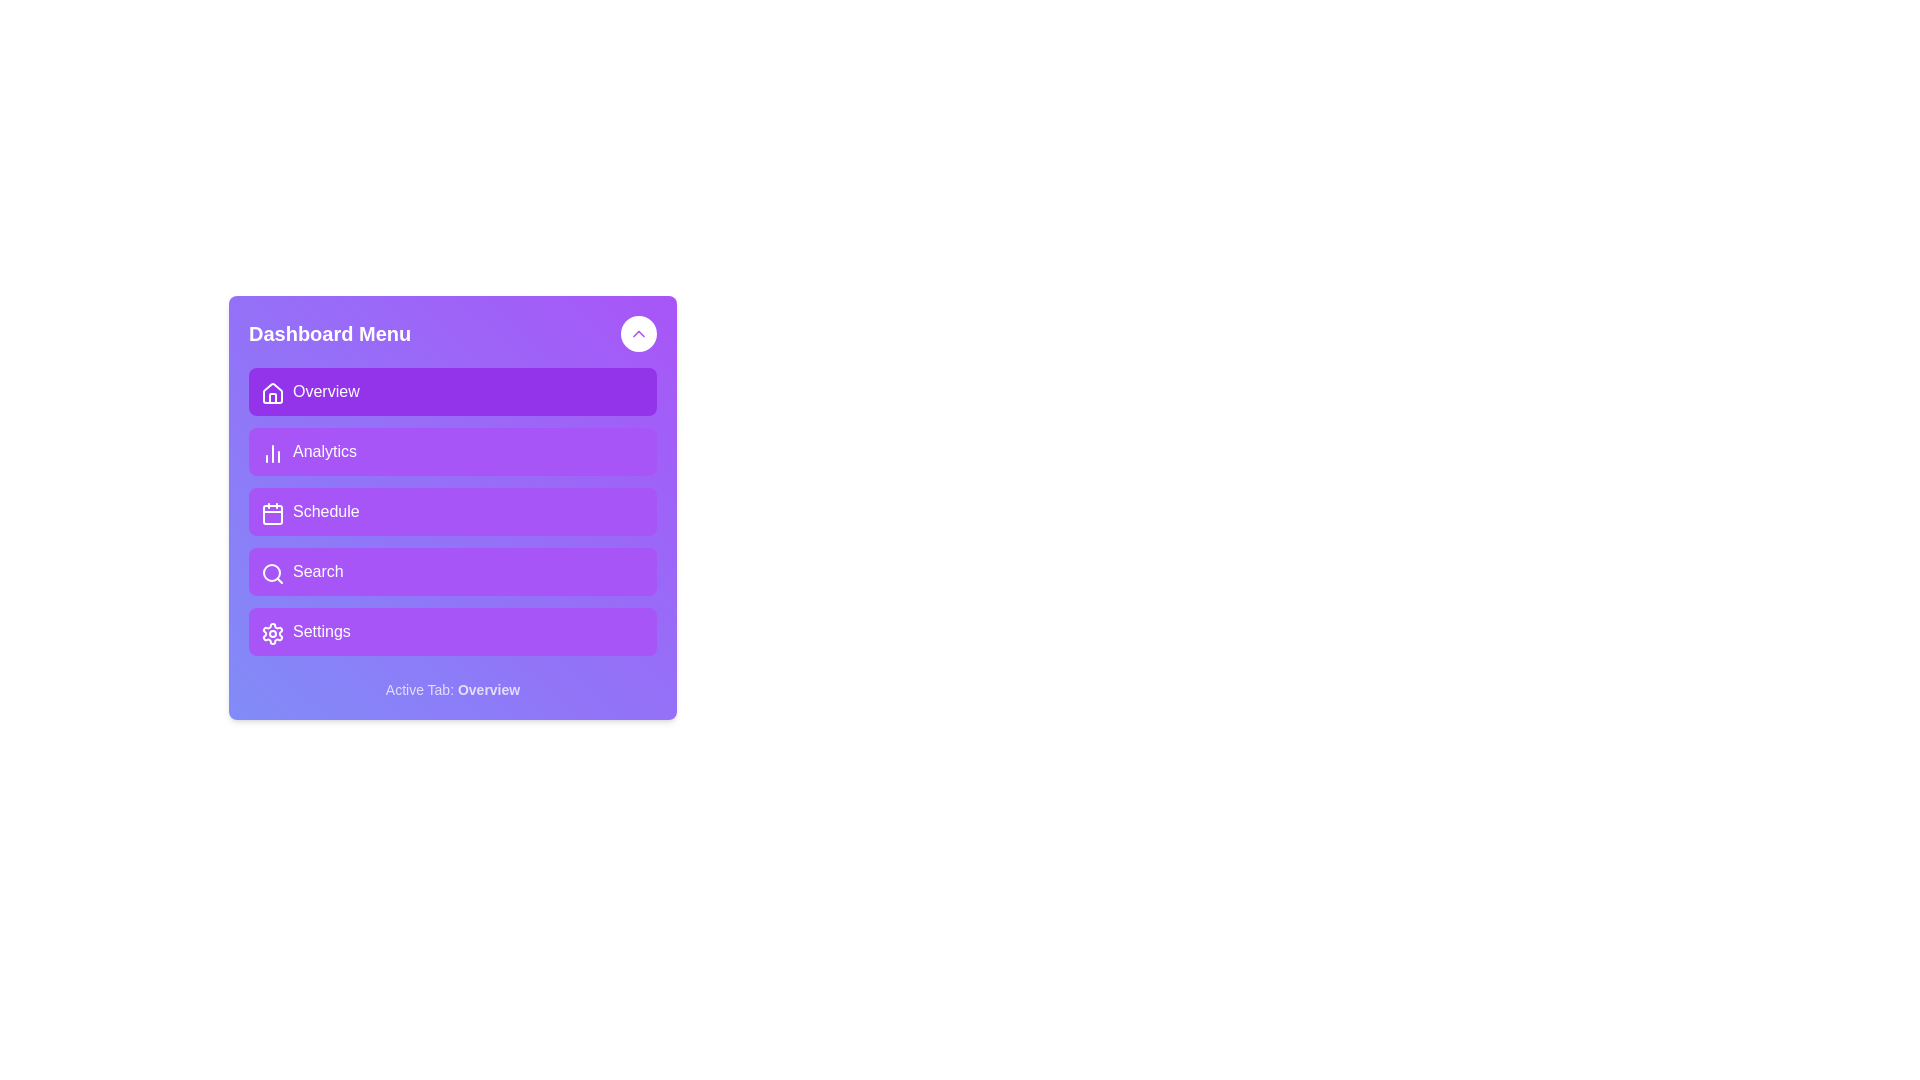 This screenshot has width=1920, height=1080. What do you see at coordinates (326, 392) in the screenshot?
I see `the 'Overview' text label in the sidebar menu, which is located near the top of the vertical list and signifies the current active tab` at bounding box center [326, 392].